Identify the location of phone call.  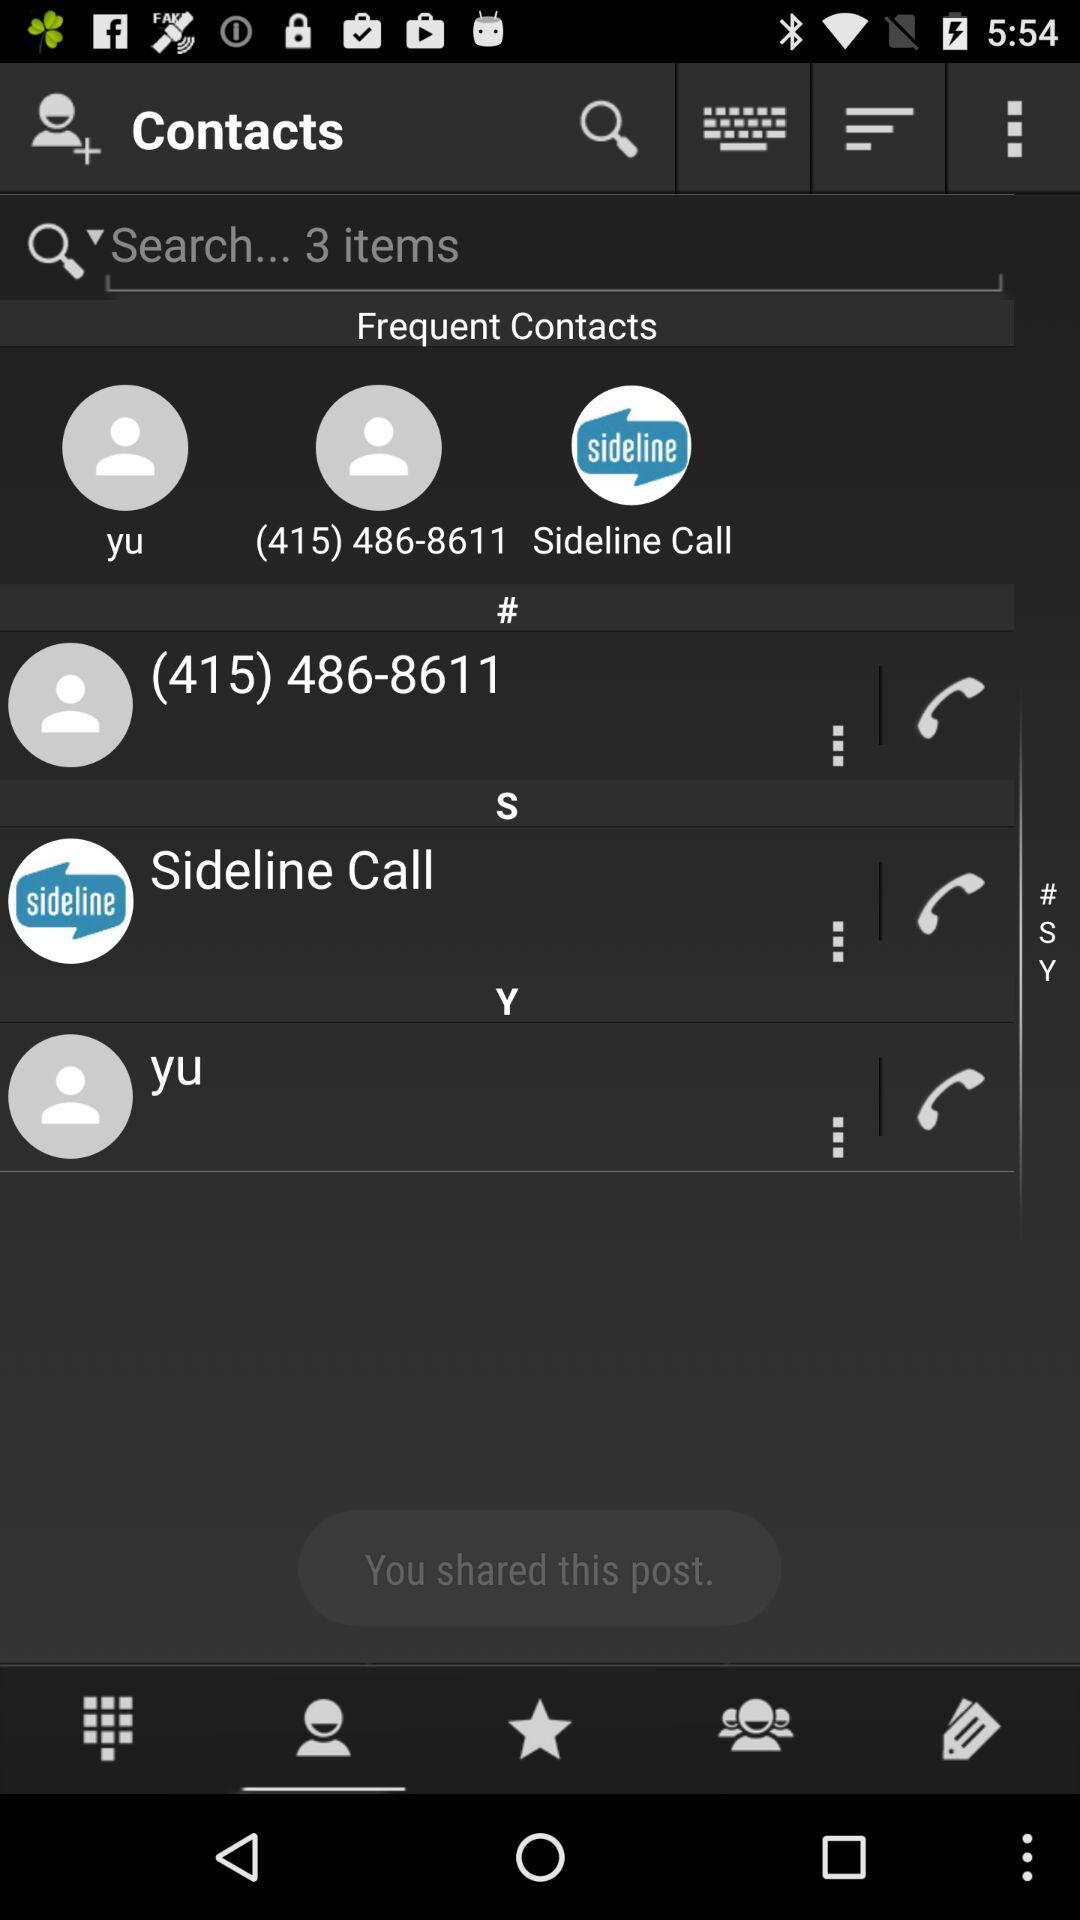
(947, 1096).